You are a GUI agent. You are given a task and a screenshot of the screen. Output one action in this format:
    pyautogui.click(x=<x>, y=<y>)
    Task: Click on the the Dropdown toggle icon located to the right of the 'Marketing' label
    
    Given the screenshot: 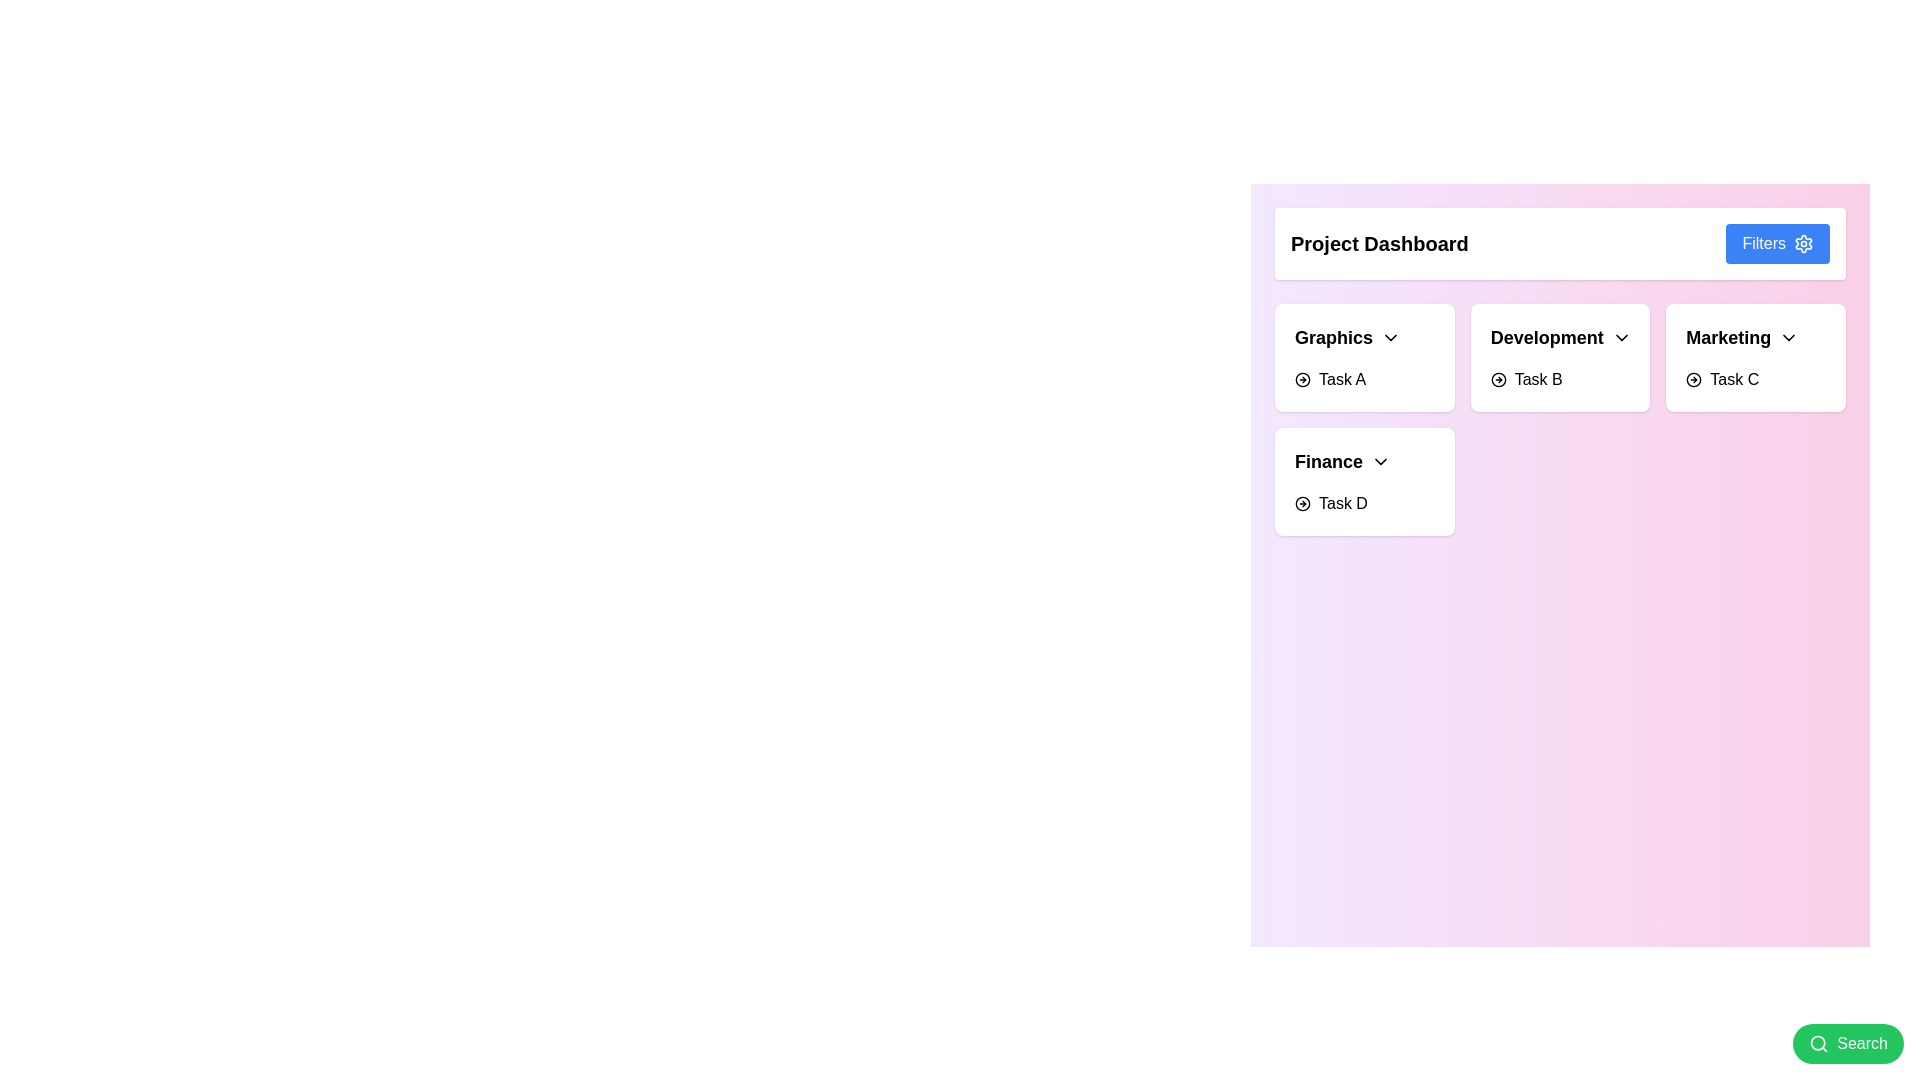 What is the action you would take?
    pyautogui.click(x=1789, y=337)
    